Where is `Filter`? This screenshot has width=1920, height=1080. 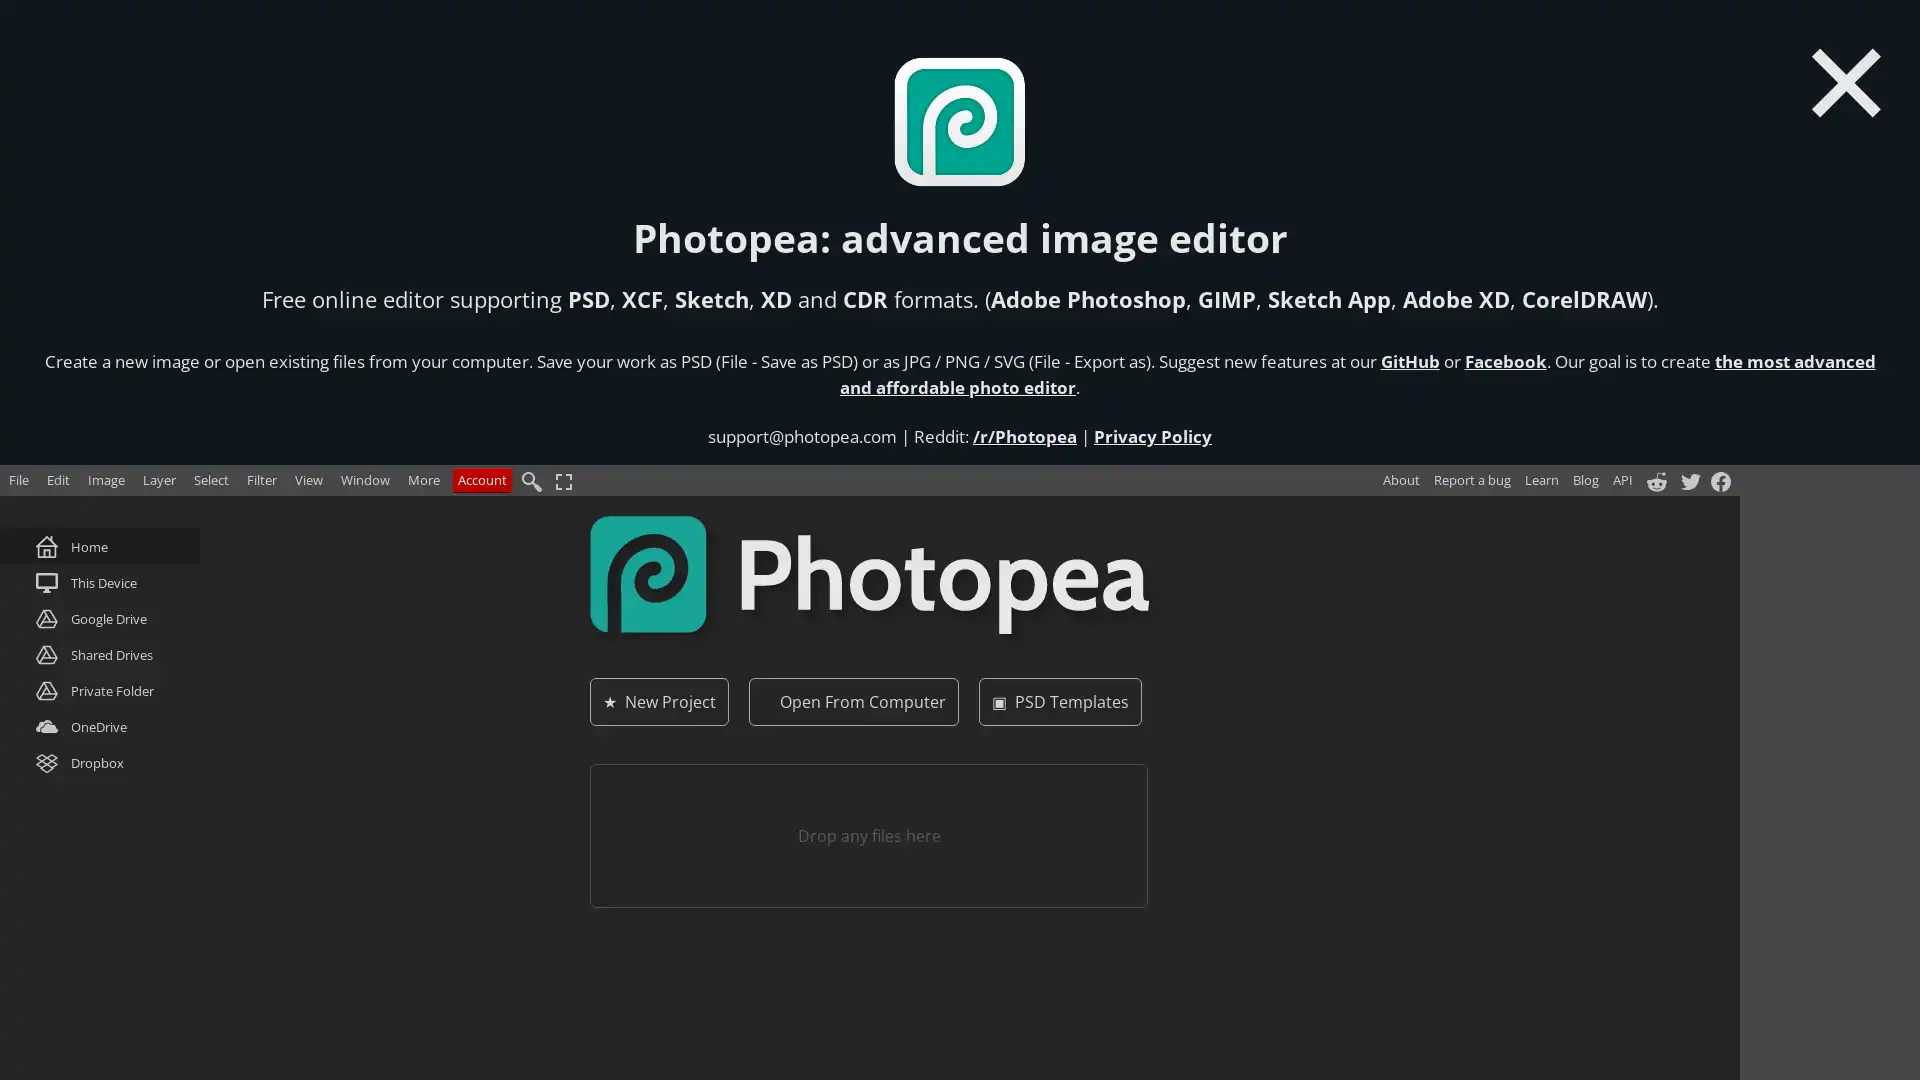
Filter is located at coordinates (261, 15).